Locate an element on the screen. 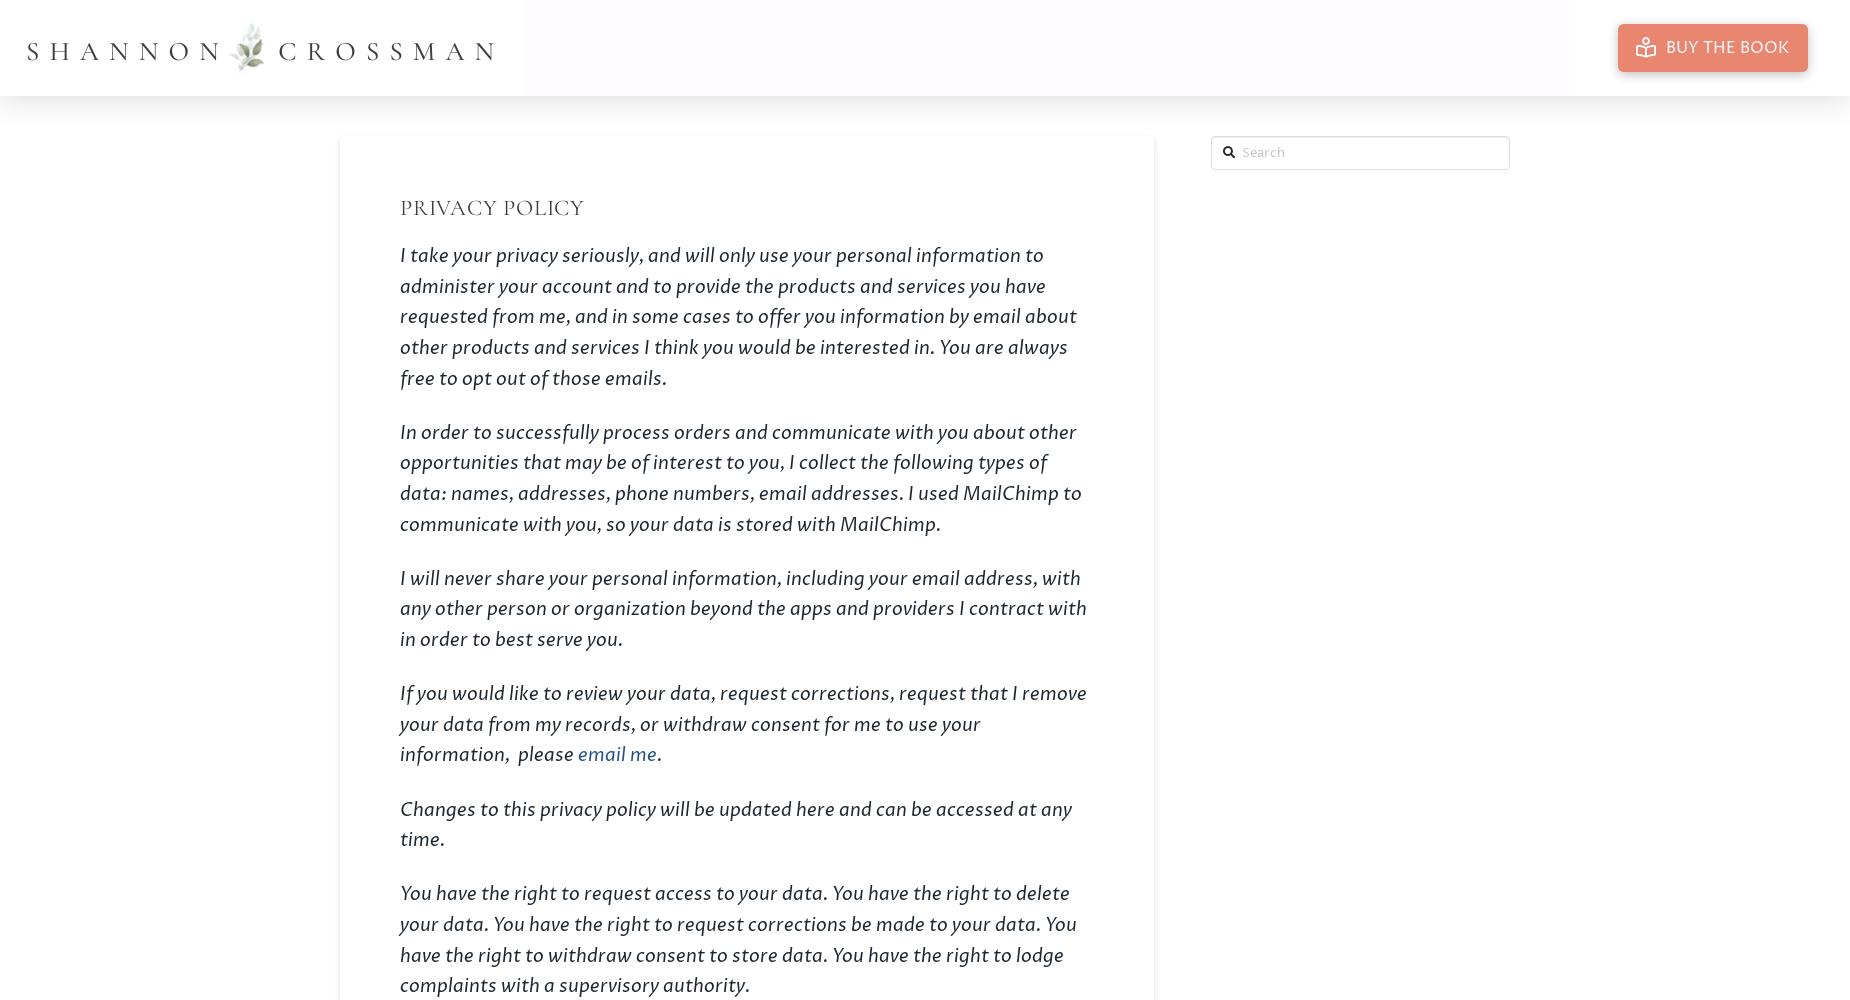  'email me' is located at coordinates (617, 755).